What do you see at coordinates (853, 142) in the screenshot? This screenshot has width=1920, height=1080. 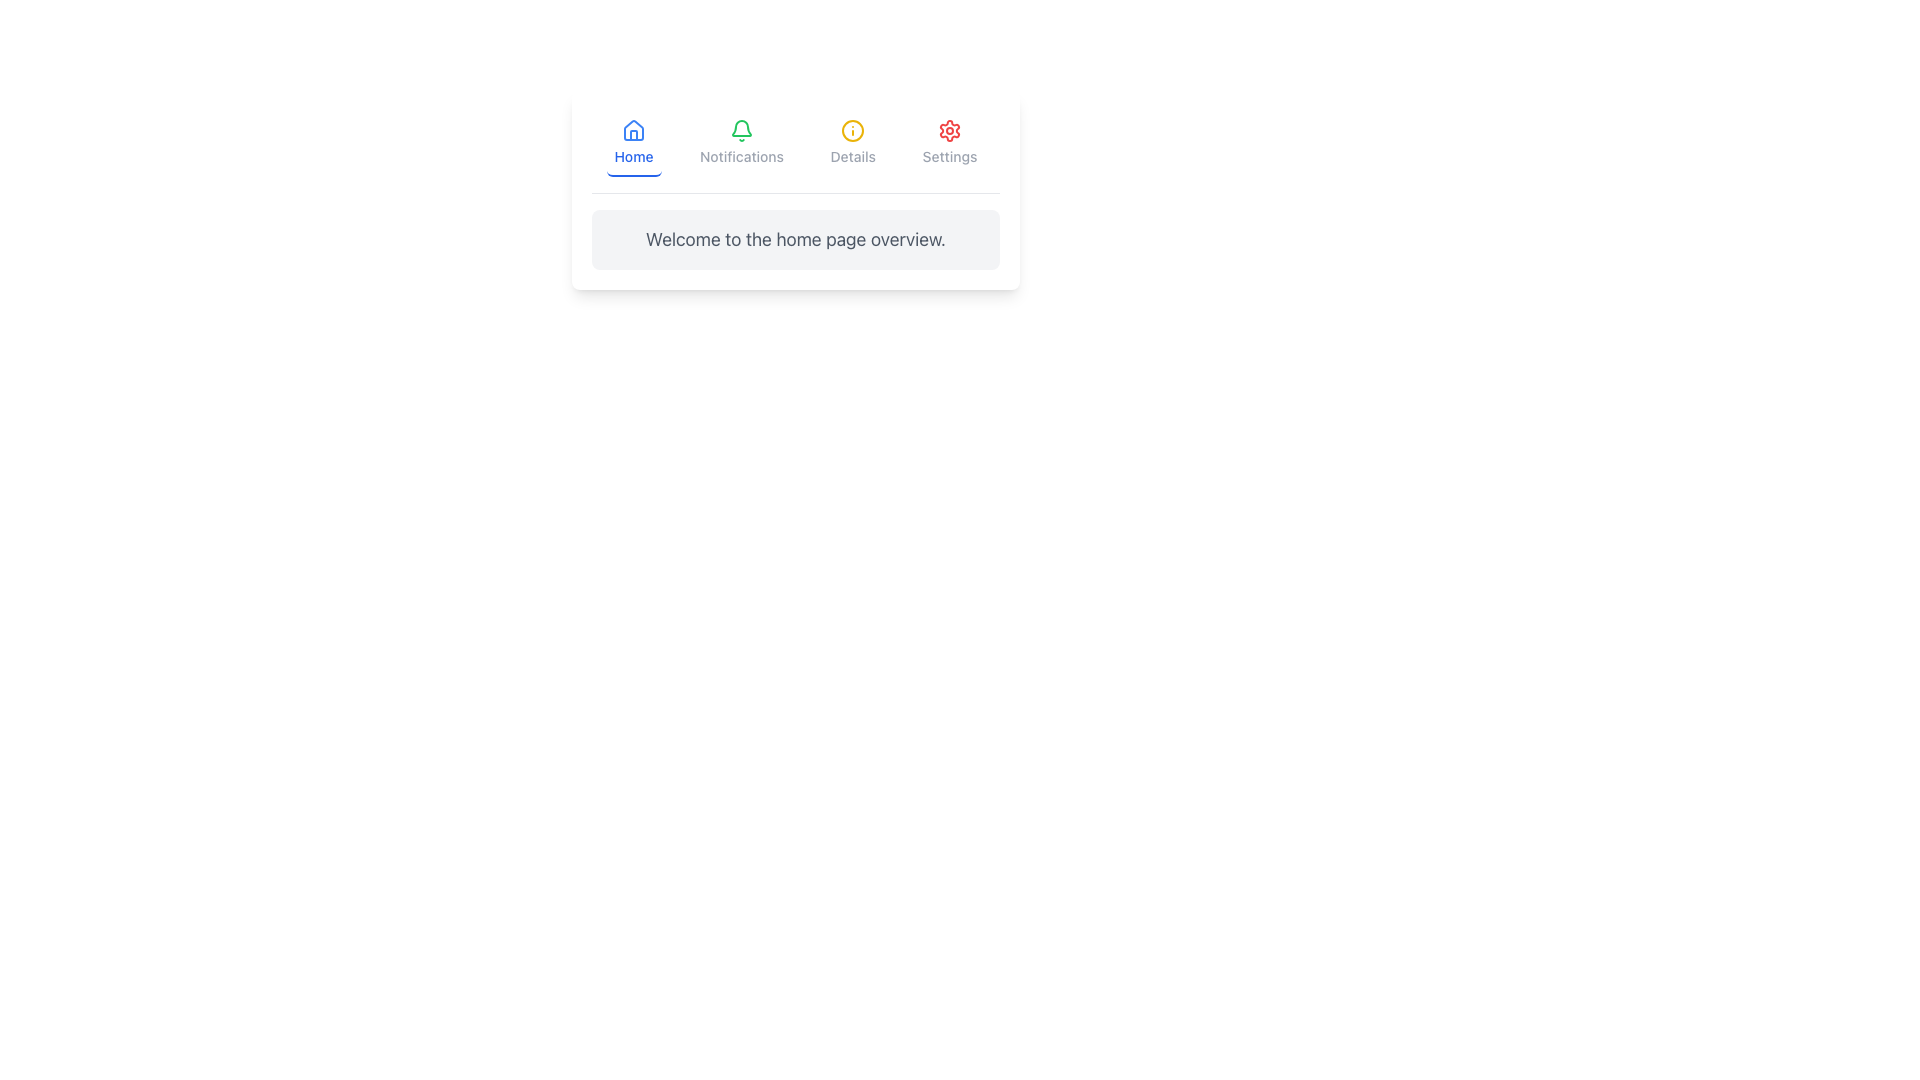 I see `the 'Details' navigation button located in the navigation bar, which is the third button from the left` at bounding box center [853, 142].